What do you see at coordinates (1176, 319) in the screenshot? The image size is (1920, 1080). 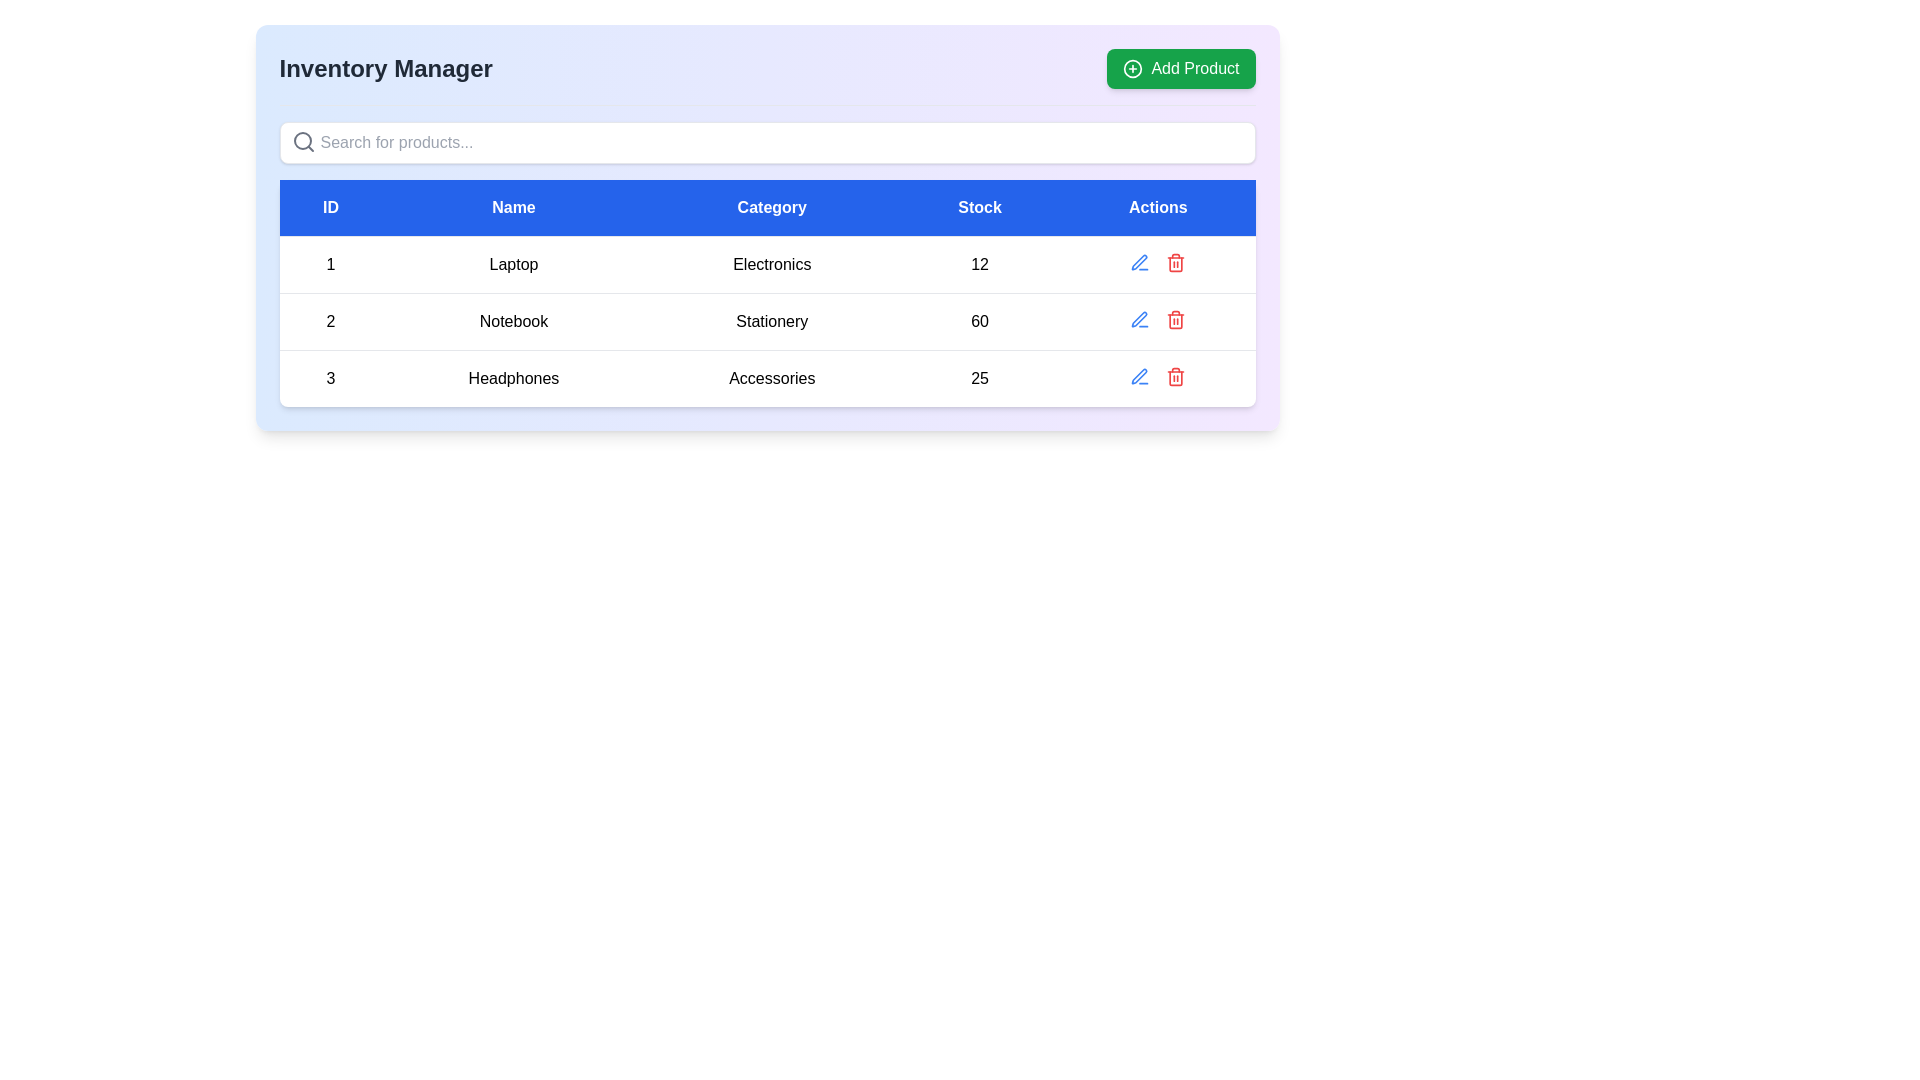 I see `the red trash can icon button located as the second icon in the 'Actions' column of the second row` at bounding box center [1176, 319].